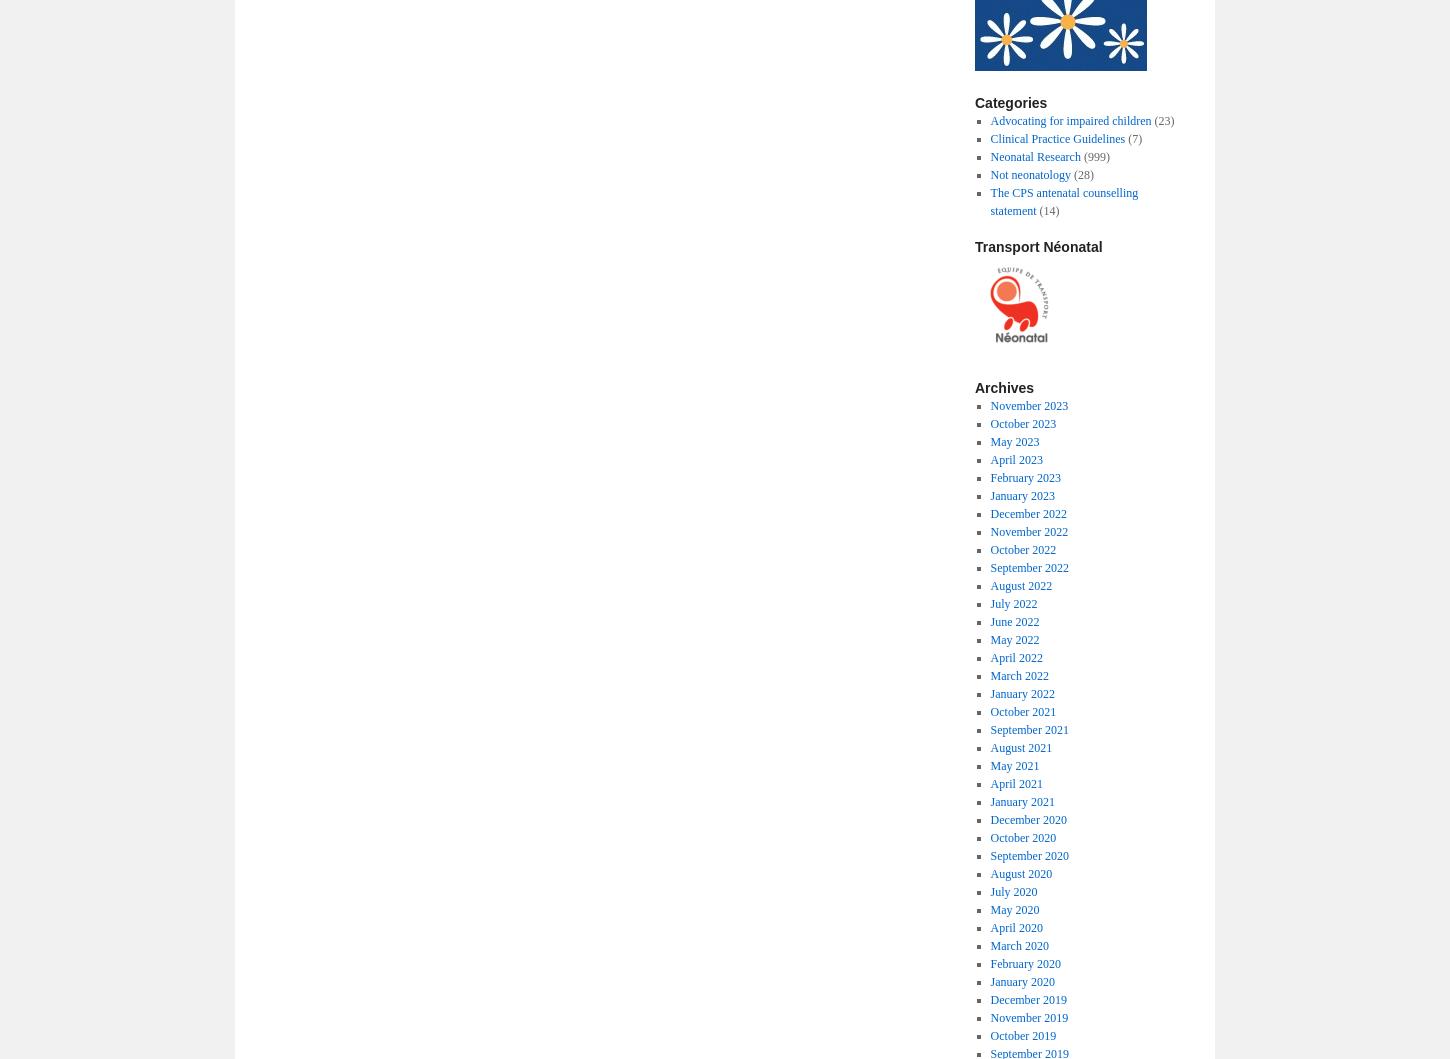  I want to click on 'December 2020', so click(1028, 818).